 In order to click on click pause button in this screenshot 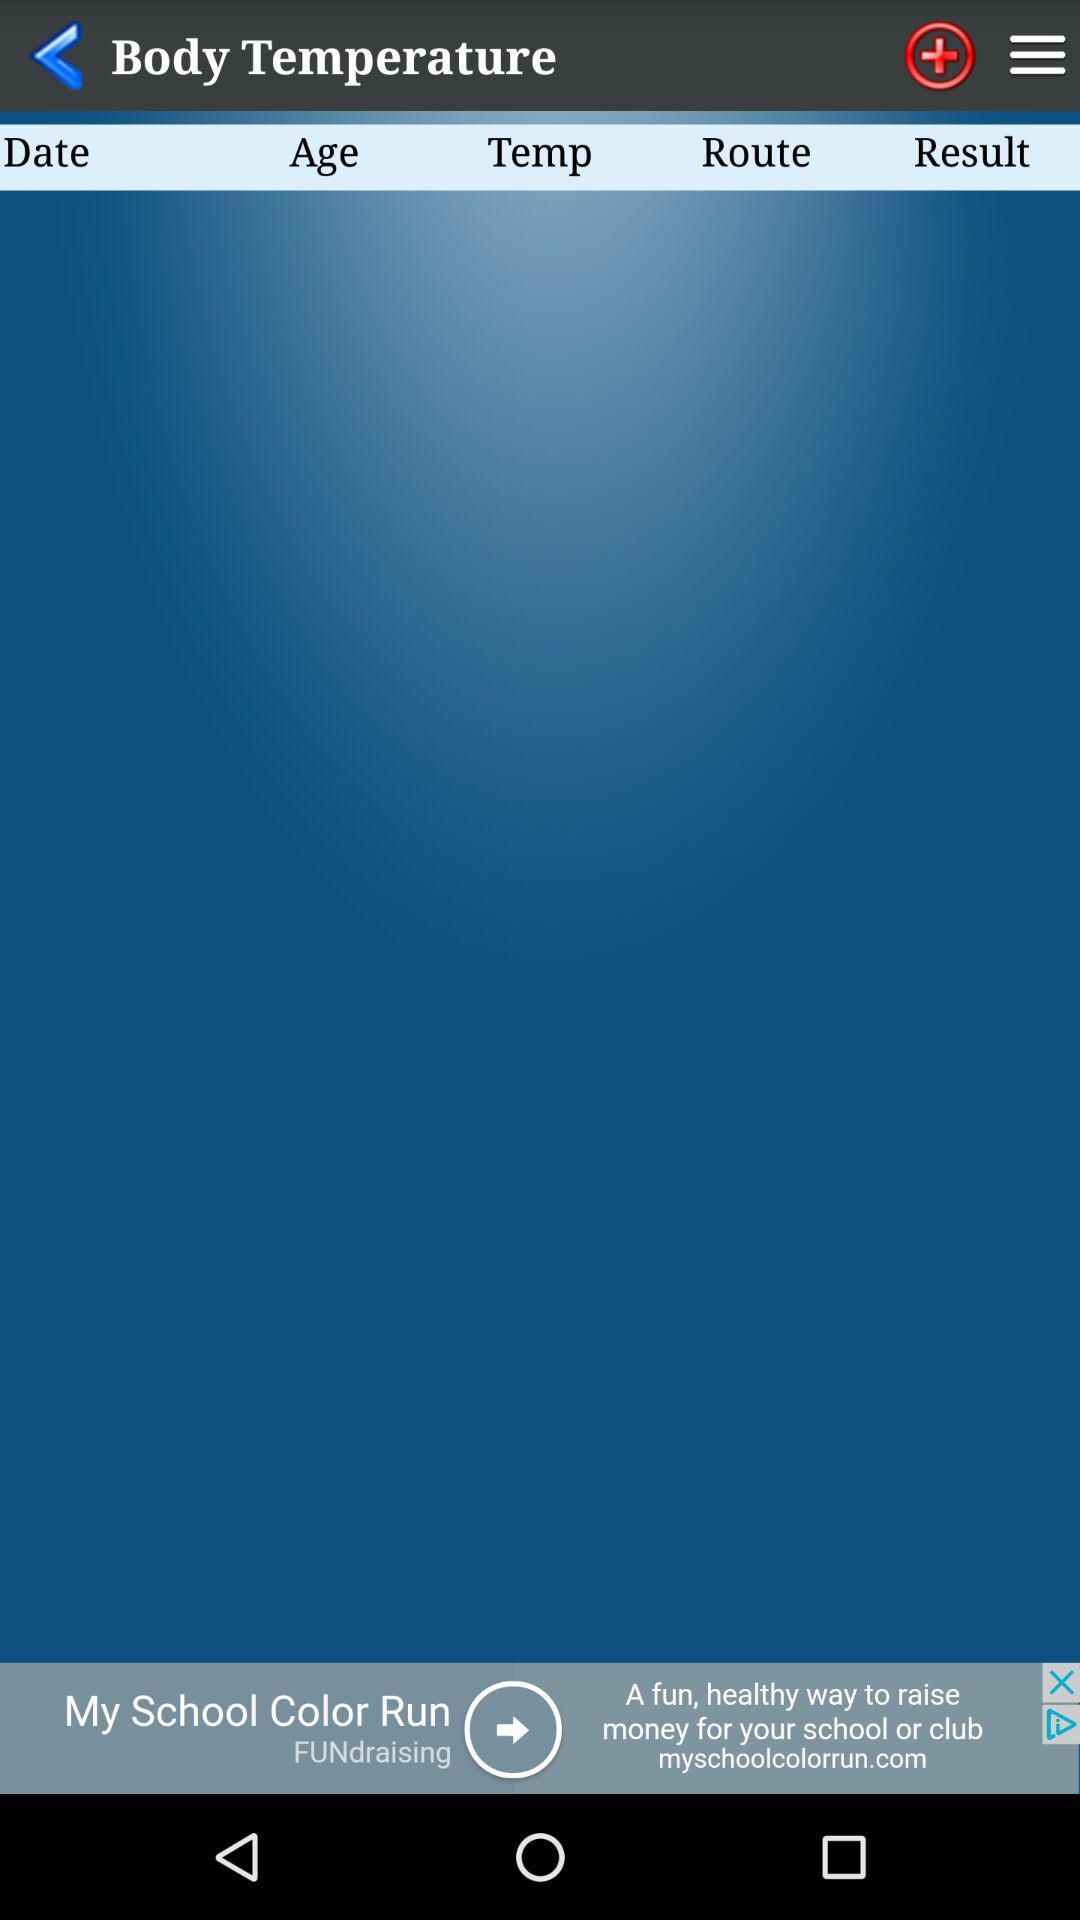, I will do `click(1036, 55)`.